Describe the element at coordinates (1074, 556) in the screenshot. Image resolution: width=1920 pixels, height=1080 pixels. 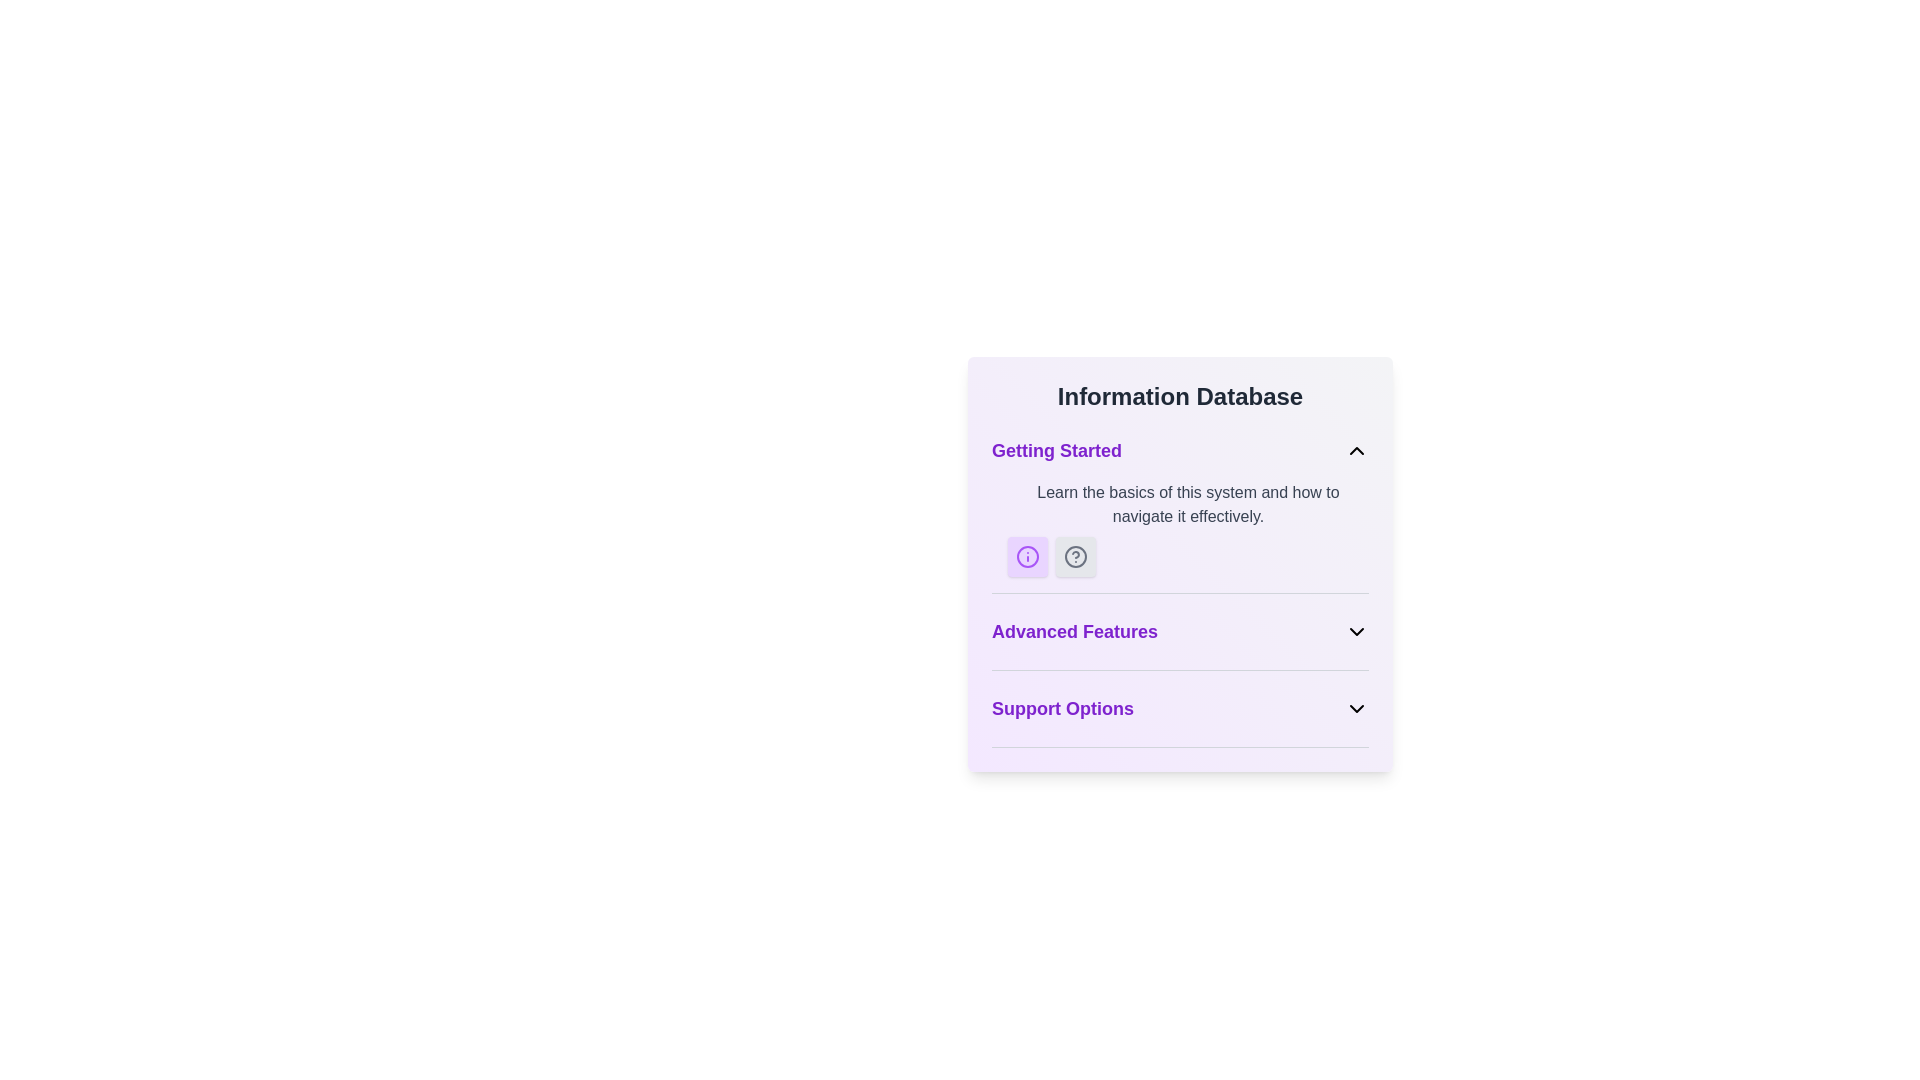
I see `the circular icon button with a gray border and a '?' symbol inside, located in the 'Getting Started' section of the 'Information Database' card` at that location.